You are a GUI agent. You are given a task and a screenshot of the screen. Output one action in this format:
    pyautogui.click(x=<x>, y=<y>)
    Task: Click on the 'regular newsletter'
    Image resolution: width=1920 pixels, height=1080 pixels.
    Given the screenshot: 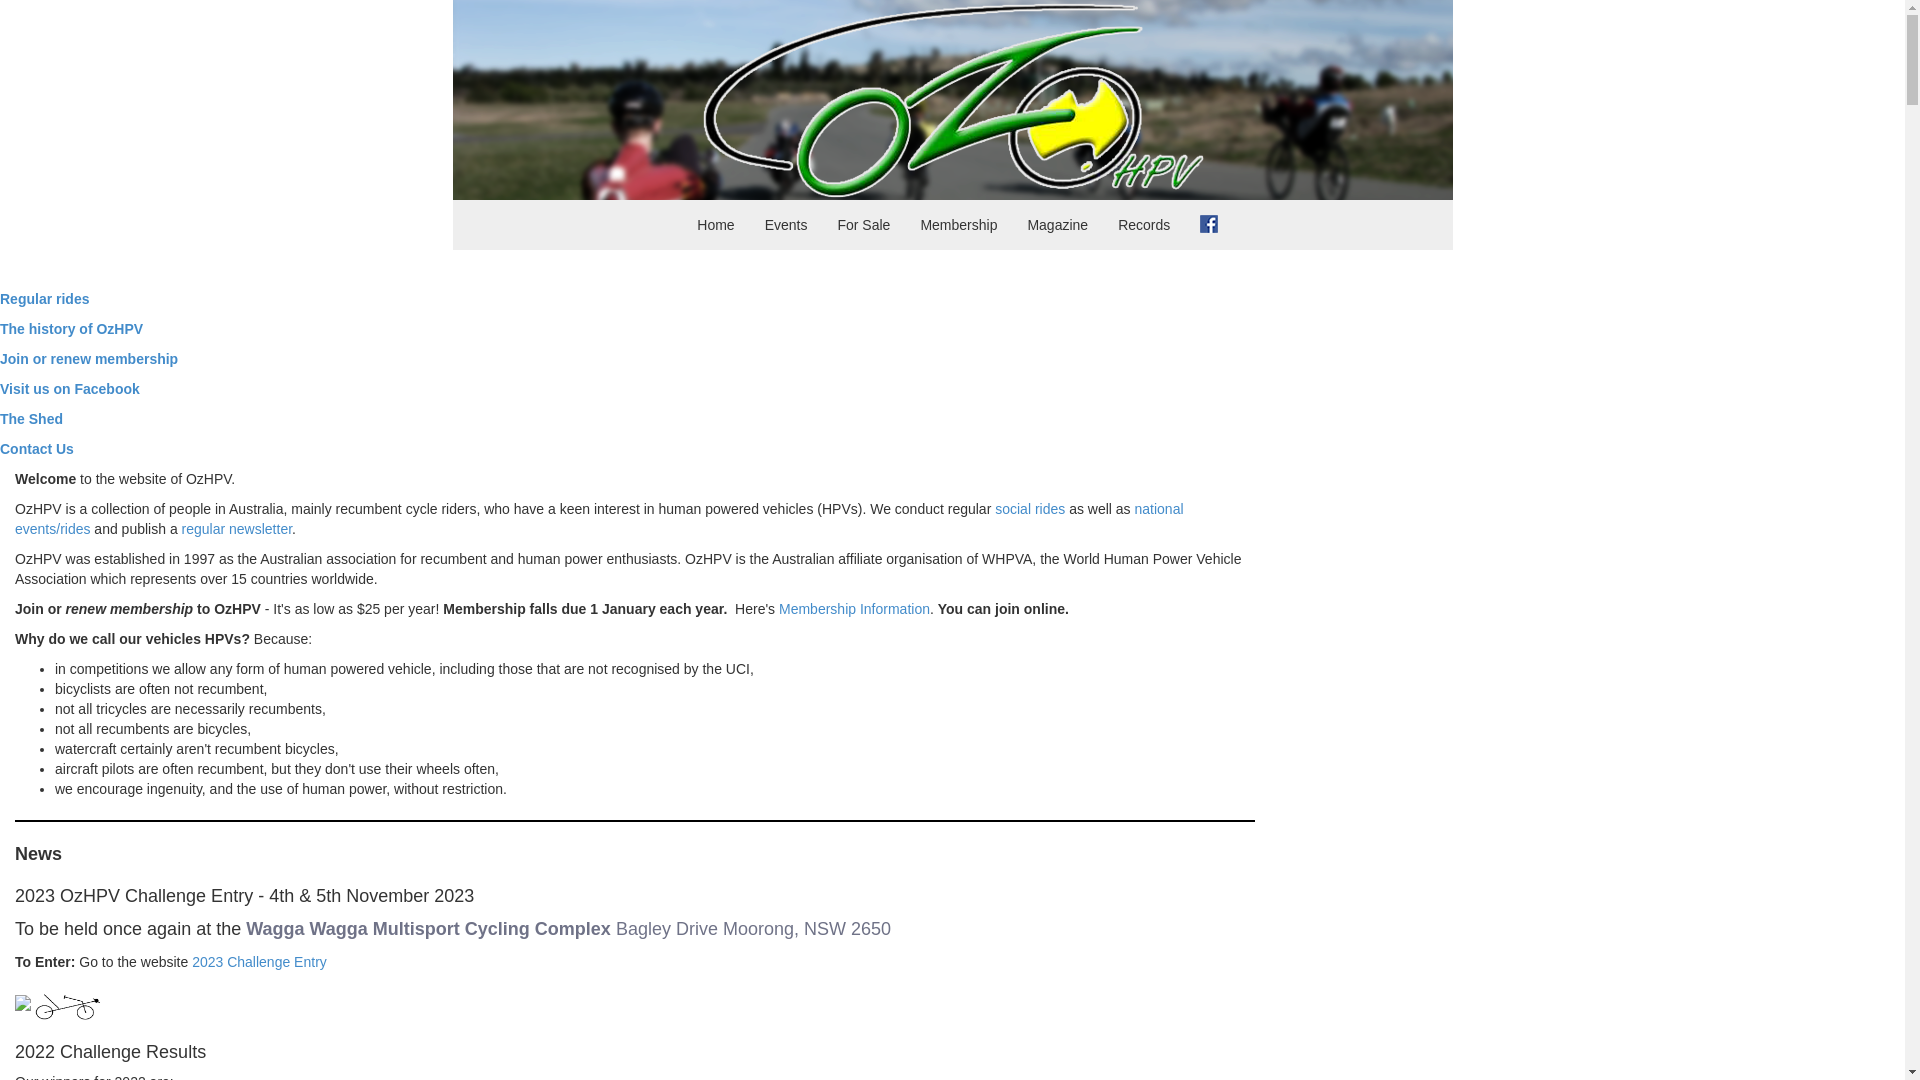 What is the action you would take?
    pyautogui.click(x=237, y=527)
    